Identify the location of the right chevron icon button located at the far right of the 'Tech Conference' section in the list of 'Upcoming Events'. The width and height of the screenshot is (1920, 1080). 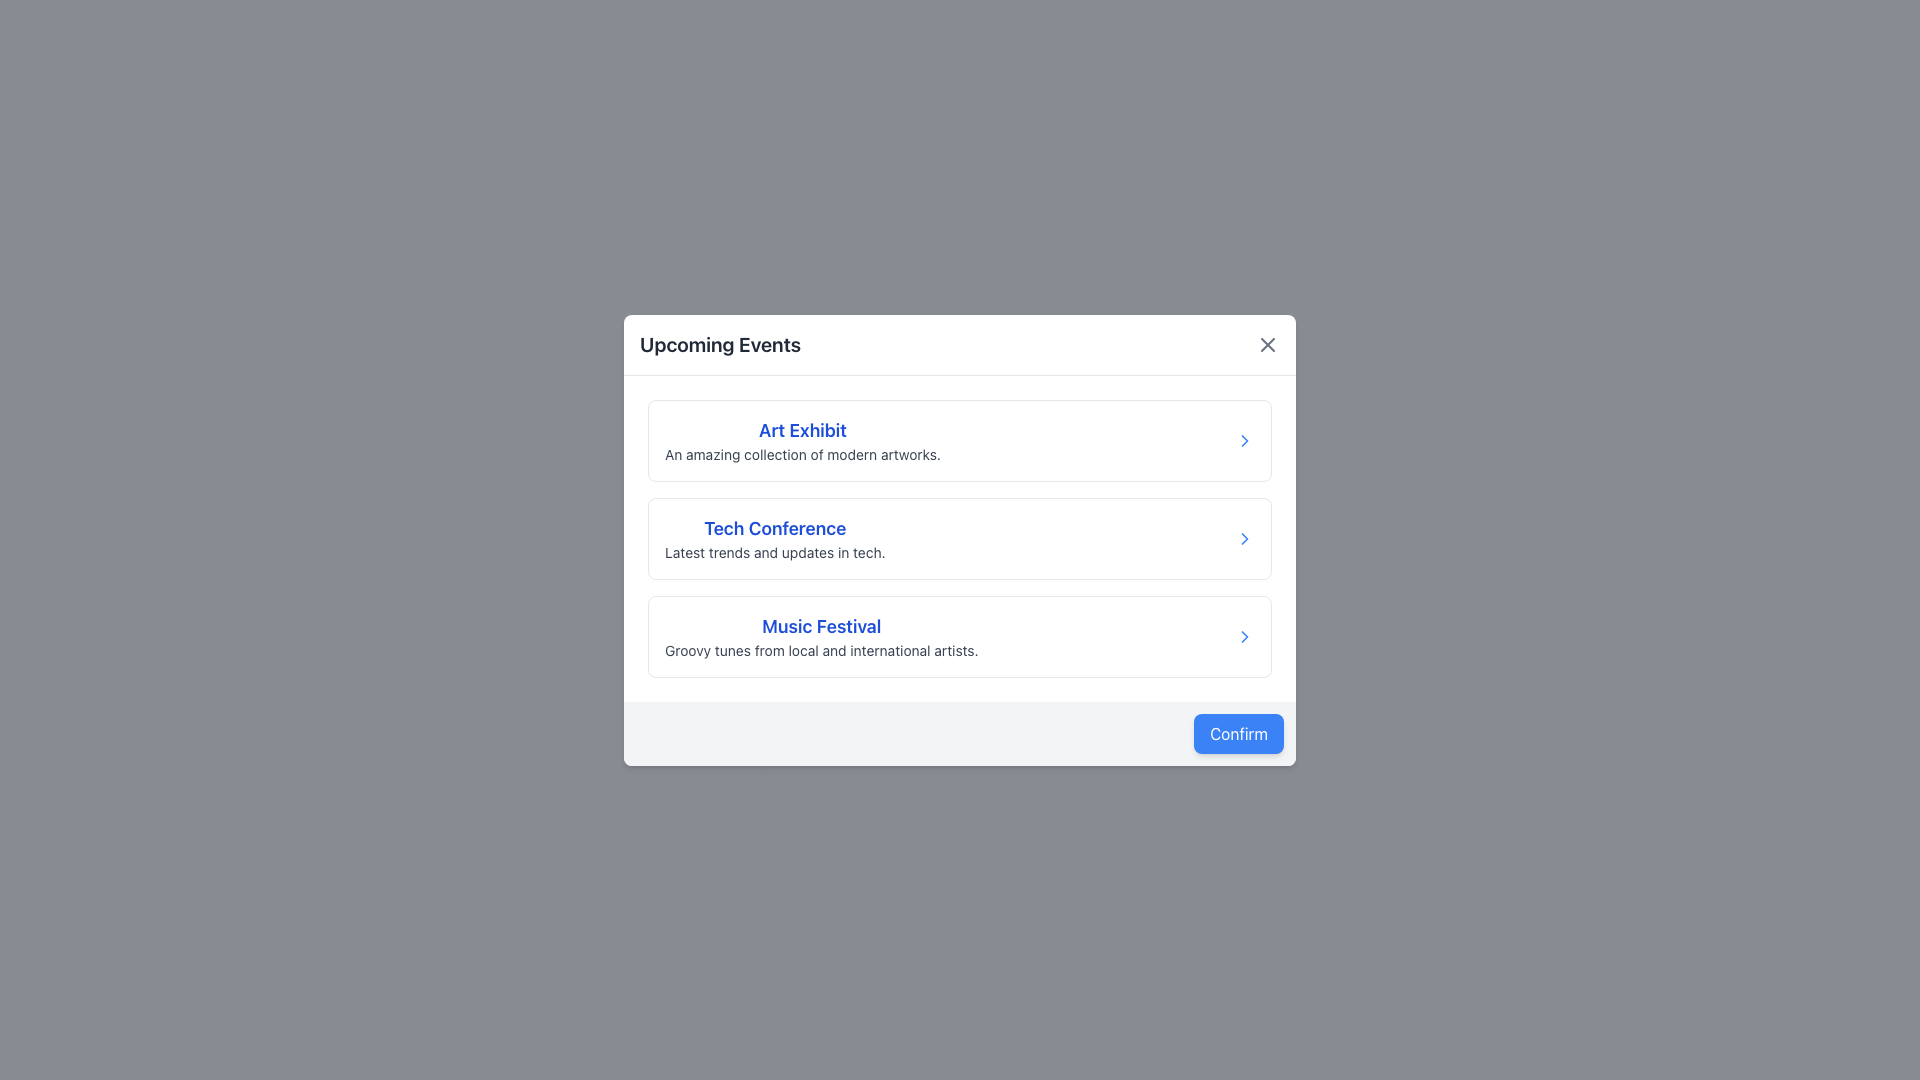
(1243, 537).